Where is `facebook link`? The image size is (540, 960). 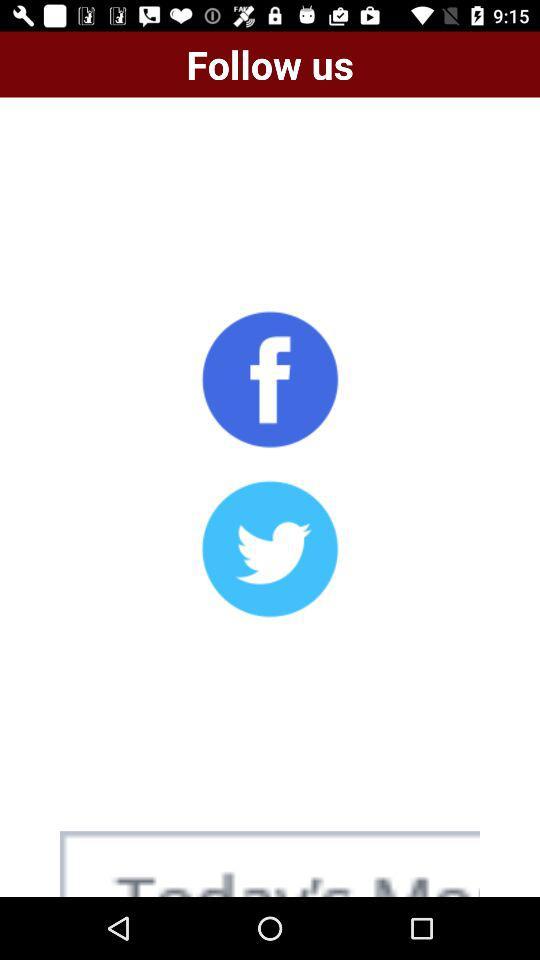 facebook link is located at coordinates (270, 378).